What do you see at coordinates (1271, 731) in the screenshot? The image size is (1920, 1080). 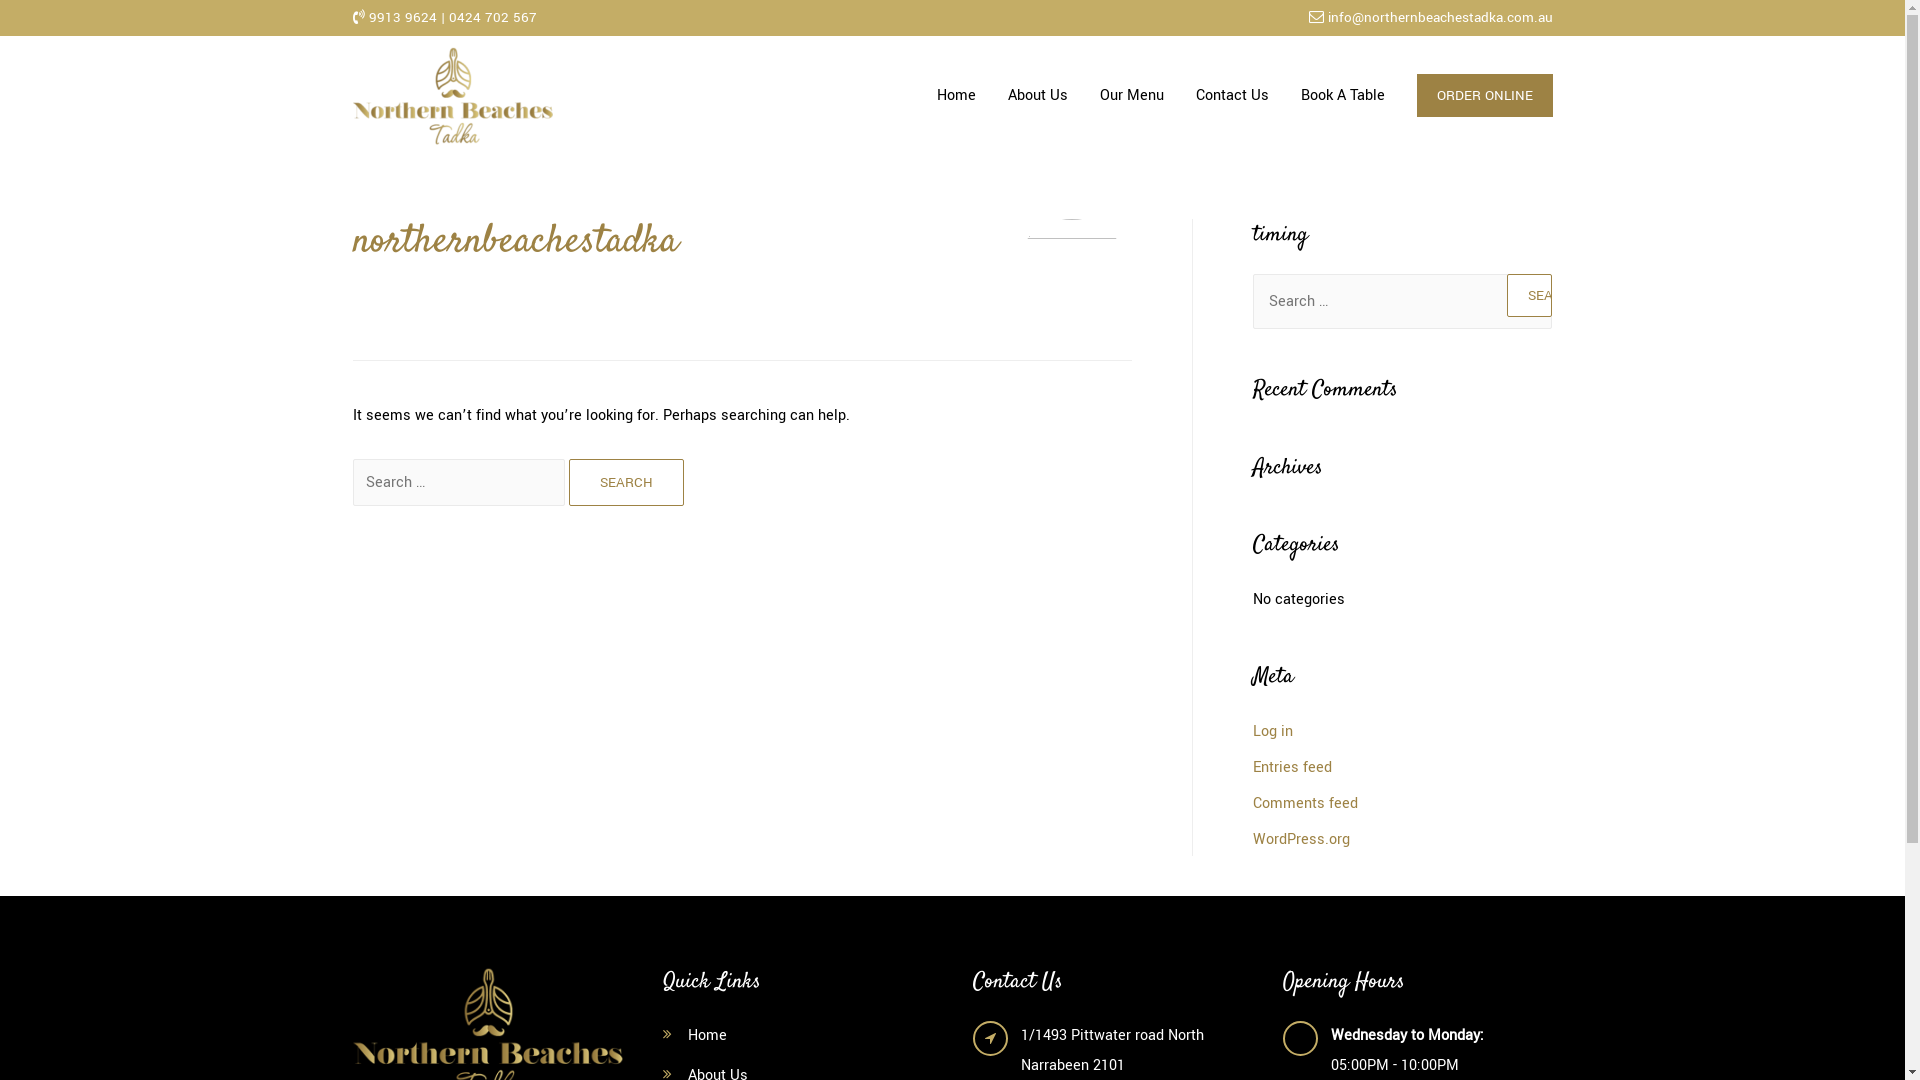 I see `'Log in'` at bounding box center [1271, 731].